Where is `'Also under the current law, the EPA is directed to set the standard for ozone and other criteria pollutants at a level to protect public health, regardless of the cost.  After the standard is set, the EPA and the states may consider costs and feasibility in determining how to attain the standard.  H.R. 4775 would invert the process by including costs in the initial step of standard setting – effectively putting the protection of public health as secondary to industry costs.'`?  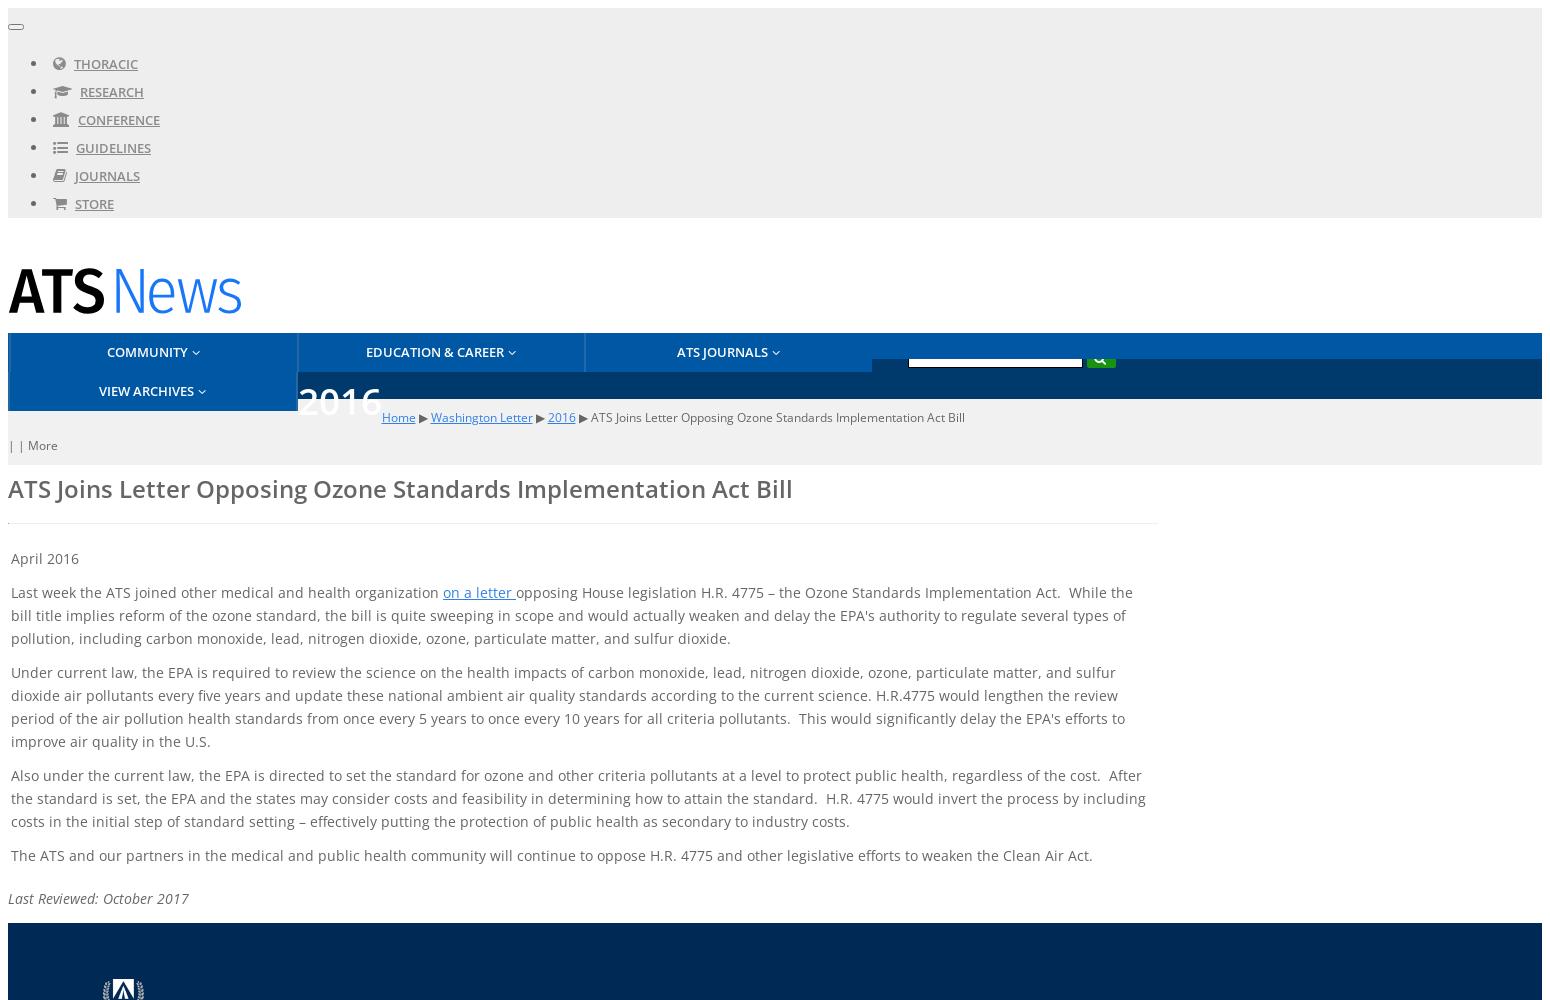
'Also under the current law, the EPA is directed to set the standard for ozone and other criteria pollutants at a level to protect public health, regardless of the cost.  After the standard is set, the EPA and the states may consider costs and feasibility in determining how to attain the standard.  H.R. 4775 would invert the process by including costs in the initial step of standard setting – effectively putting the protection of public health as secondary to industry costs.' is located at coordinates (578, 797).